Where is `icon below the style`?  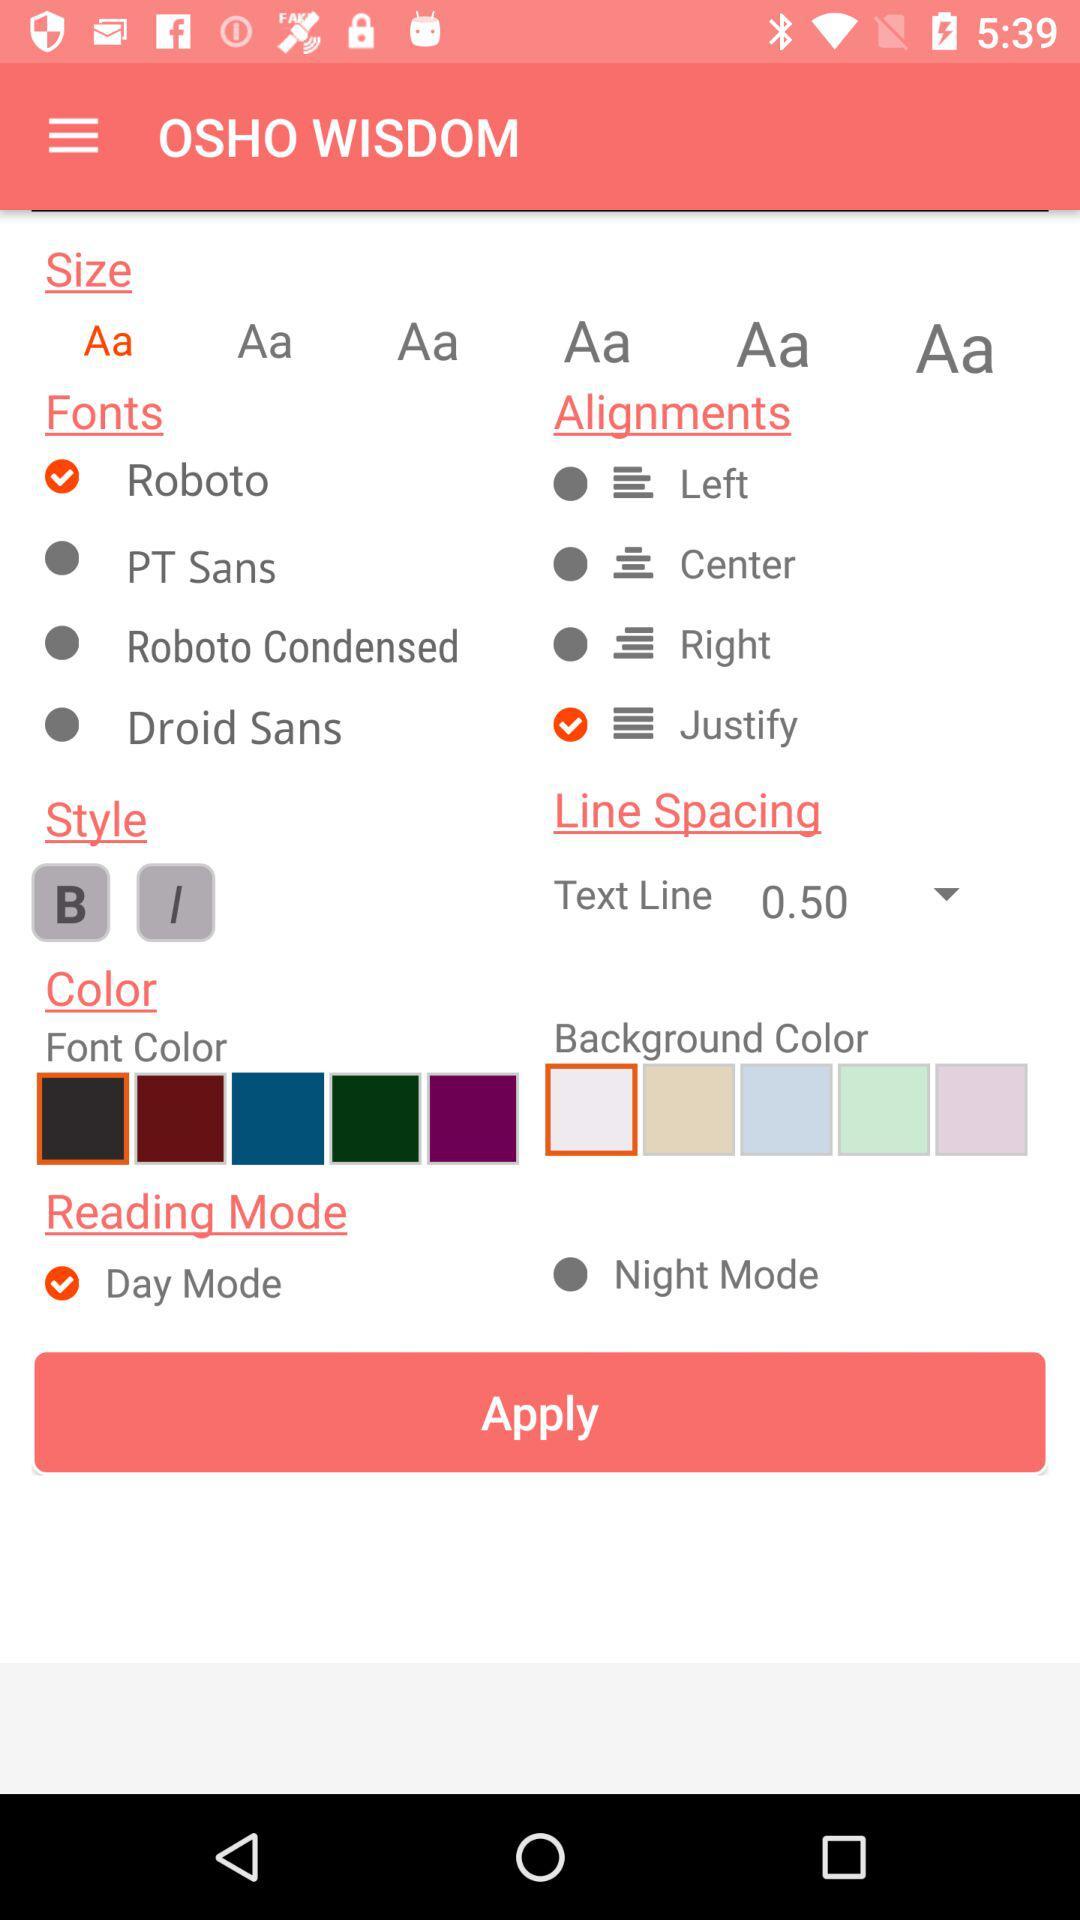
icon below the style is located at coordinates (174, 901).